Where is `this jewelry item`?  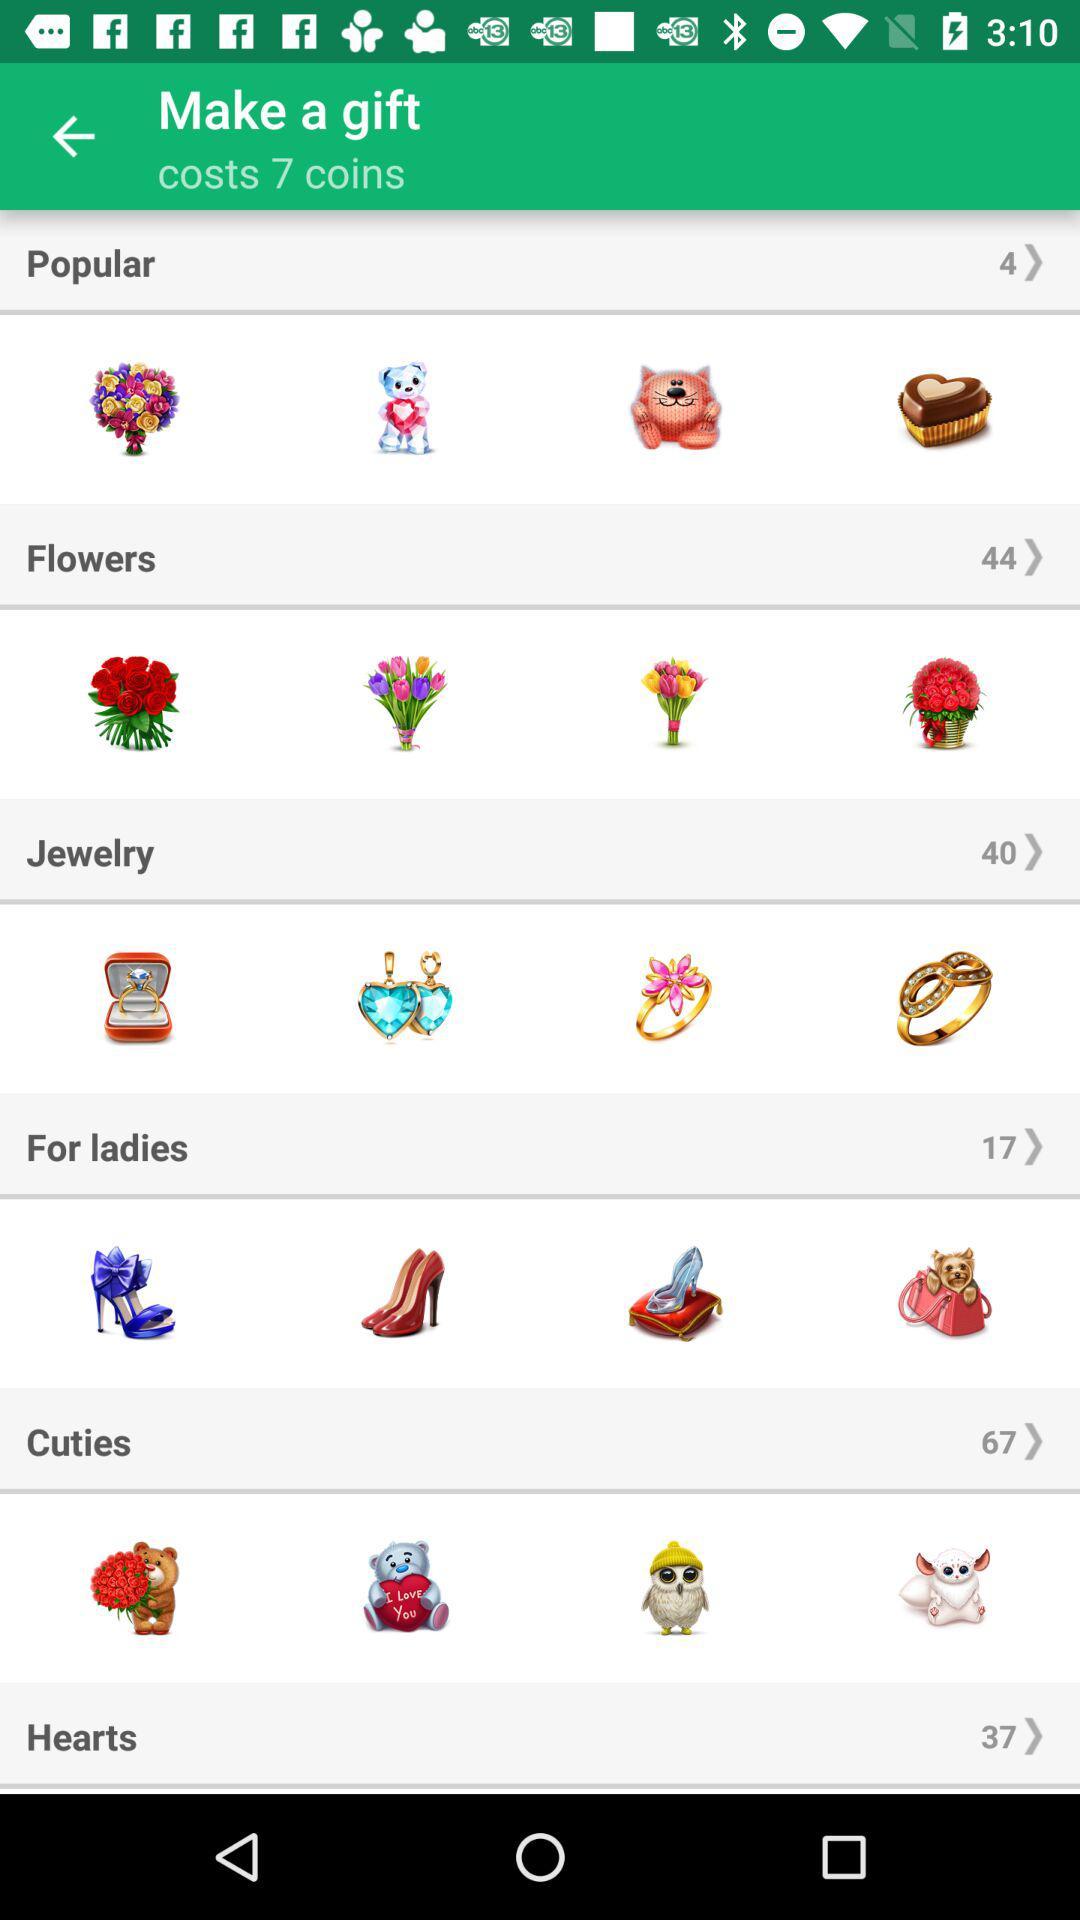
this jewelry item is located at coordinates (405, 998).